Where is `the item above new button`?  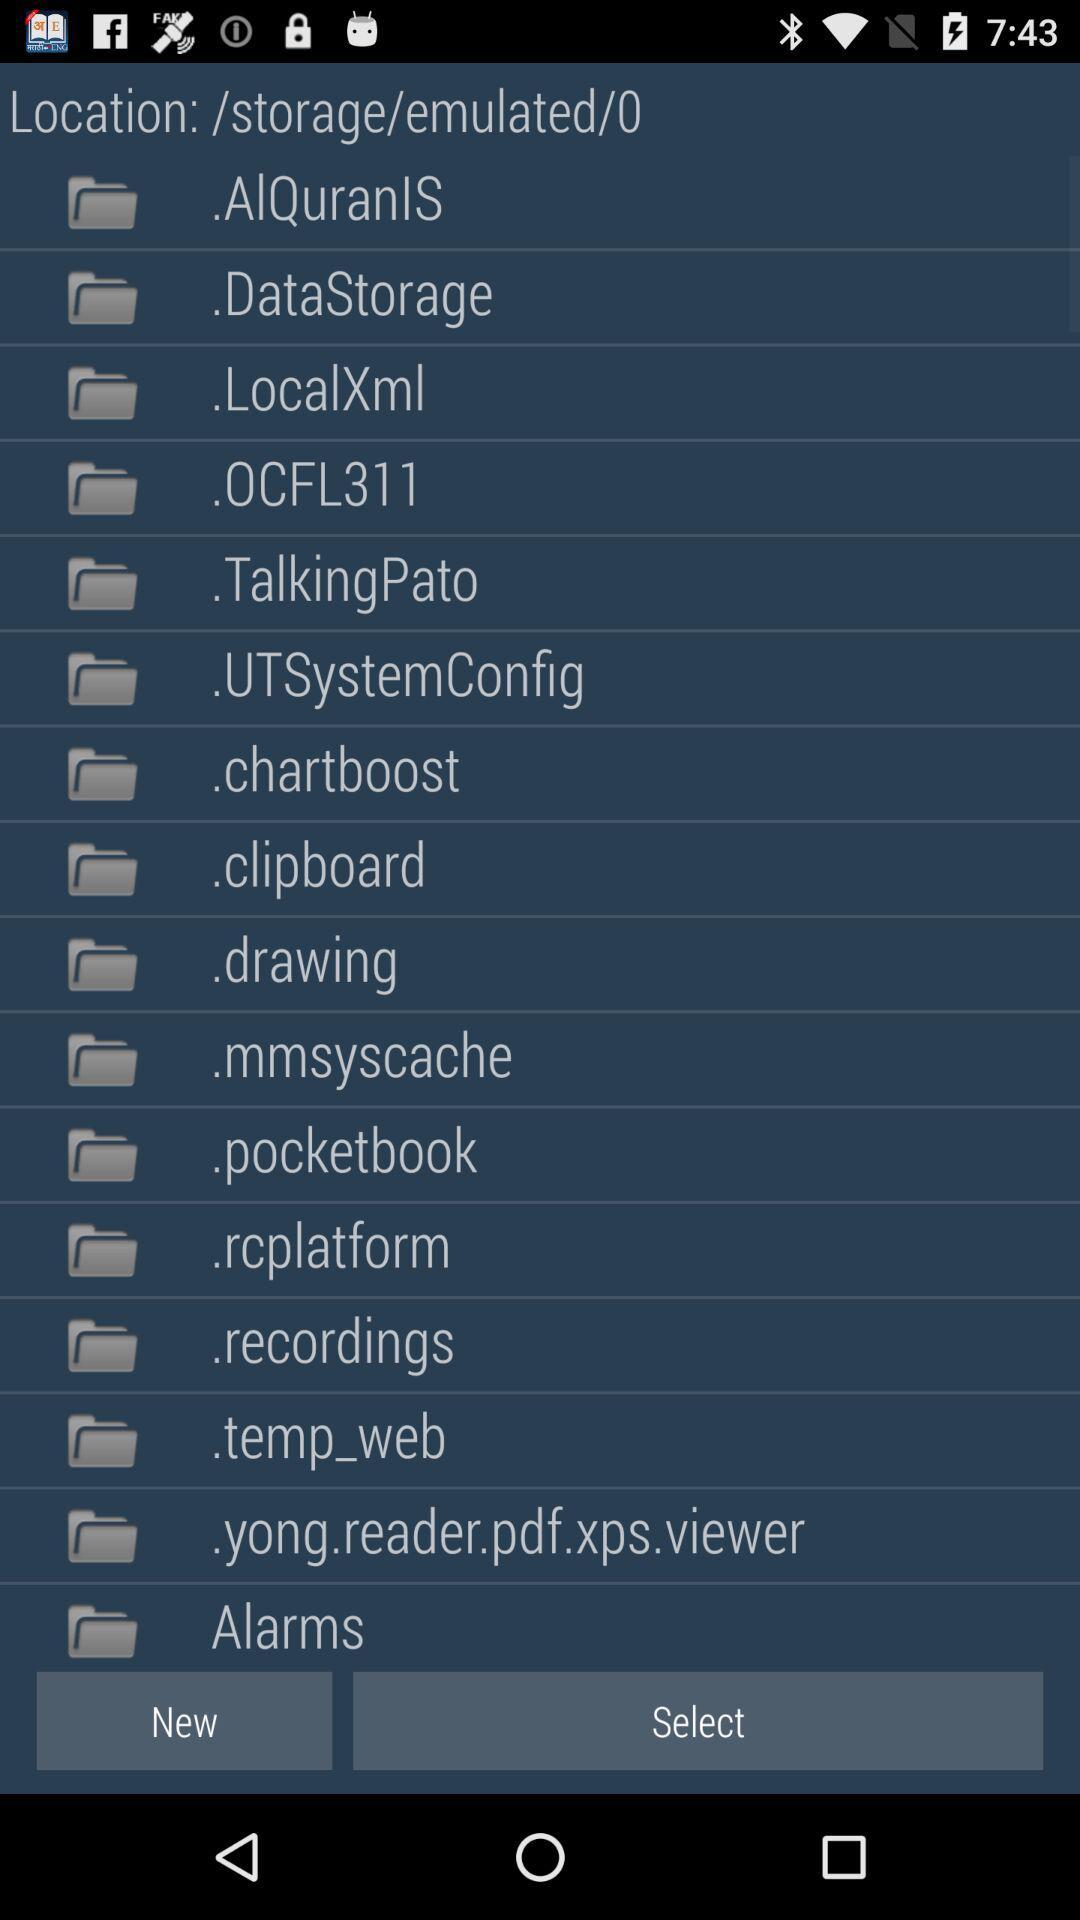 the item above new button is located at coordinates (288, 1622).